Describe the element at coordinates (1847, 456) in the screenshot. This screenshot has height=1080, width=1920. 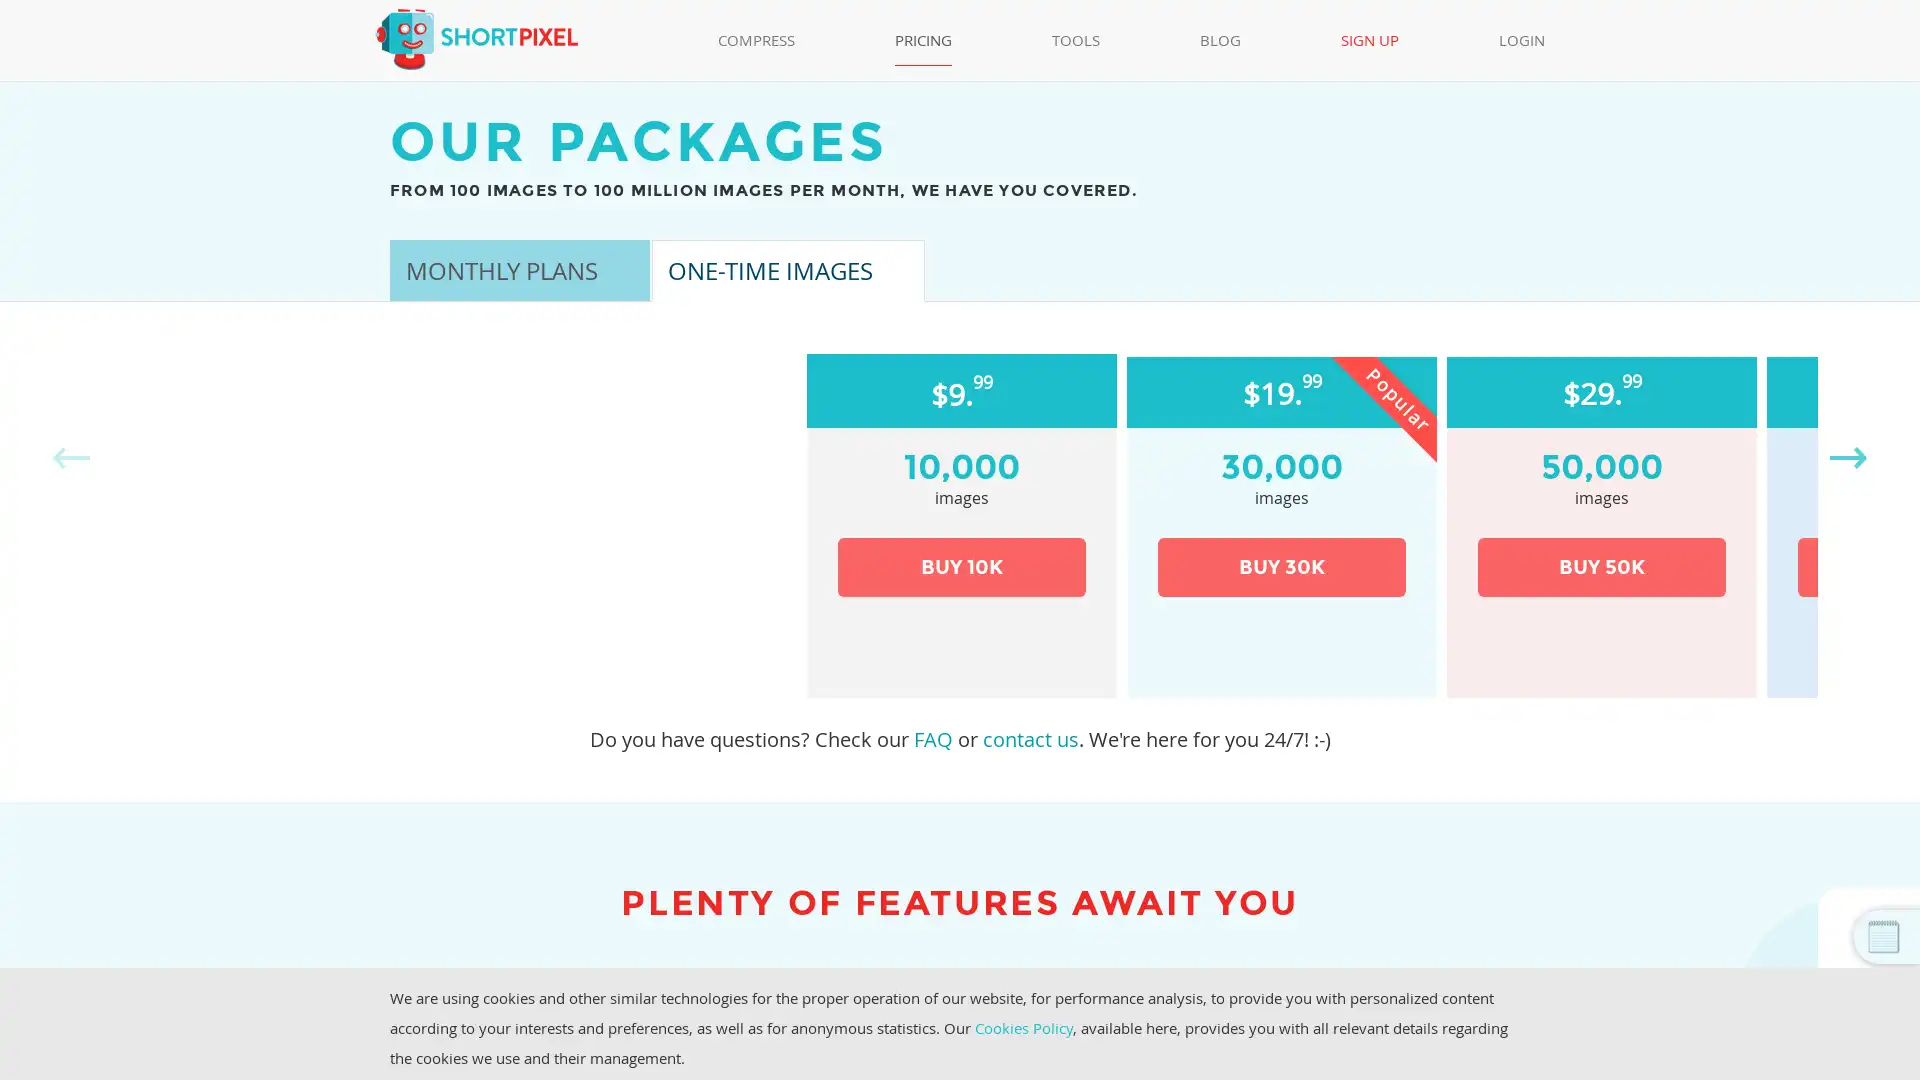
I see `Next` at that location.